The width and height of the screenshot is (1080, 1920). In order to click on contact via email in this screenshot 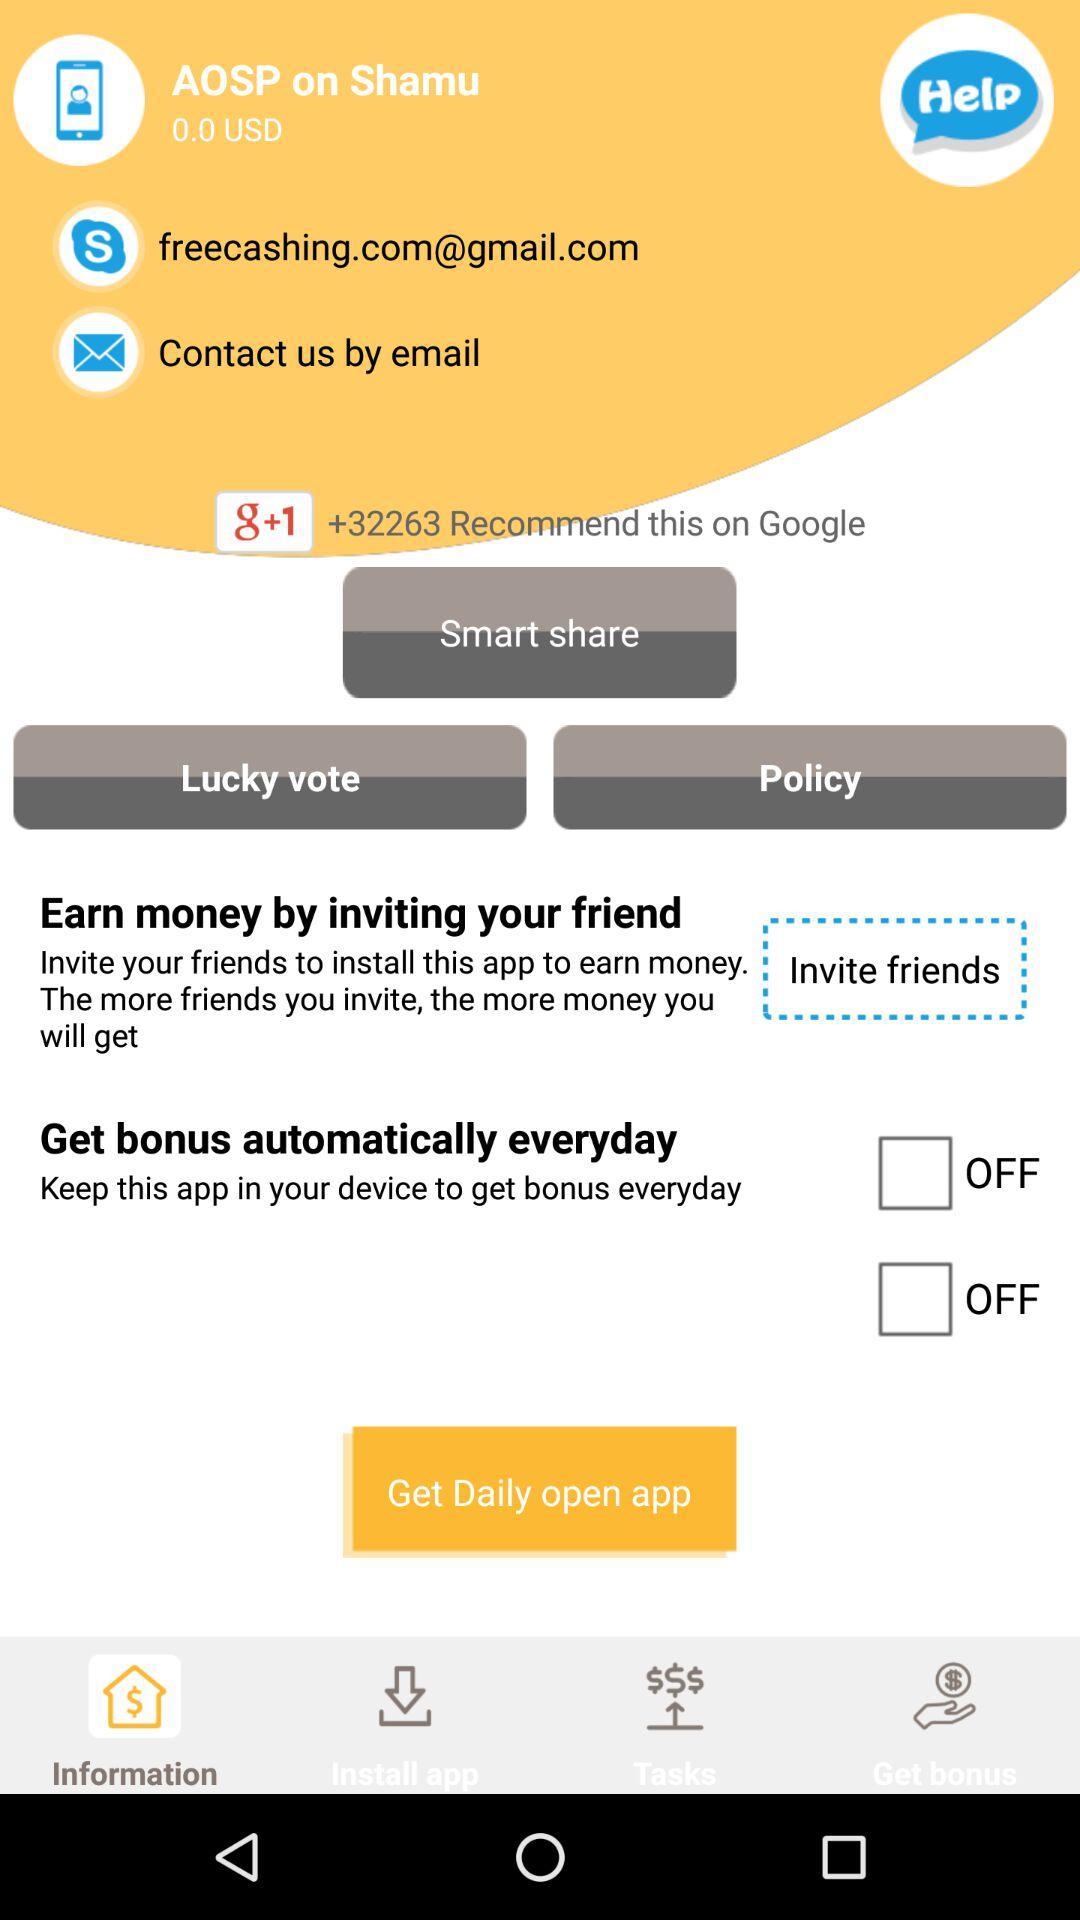, I will do `click(98, 352)`.